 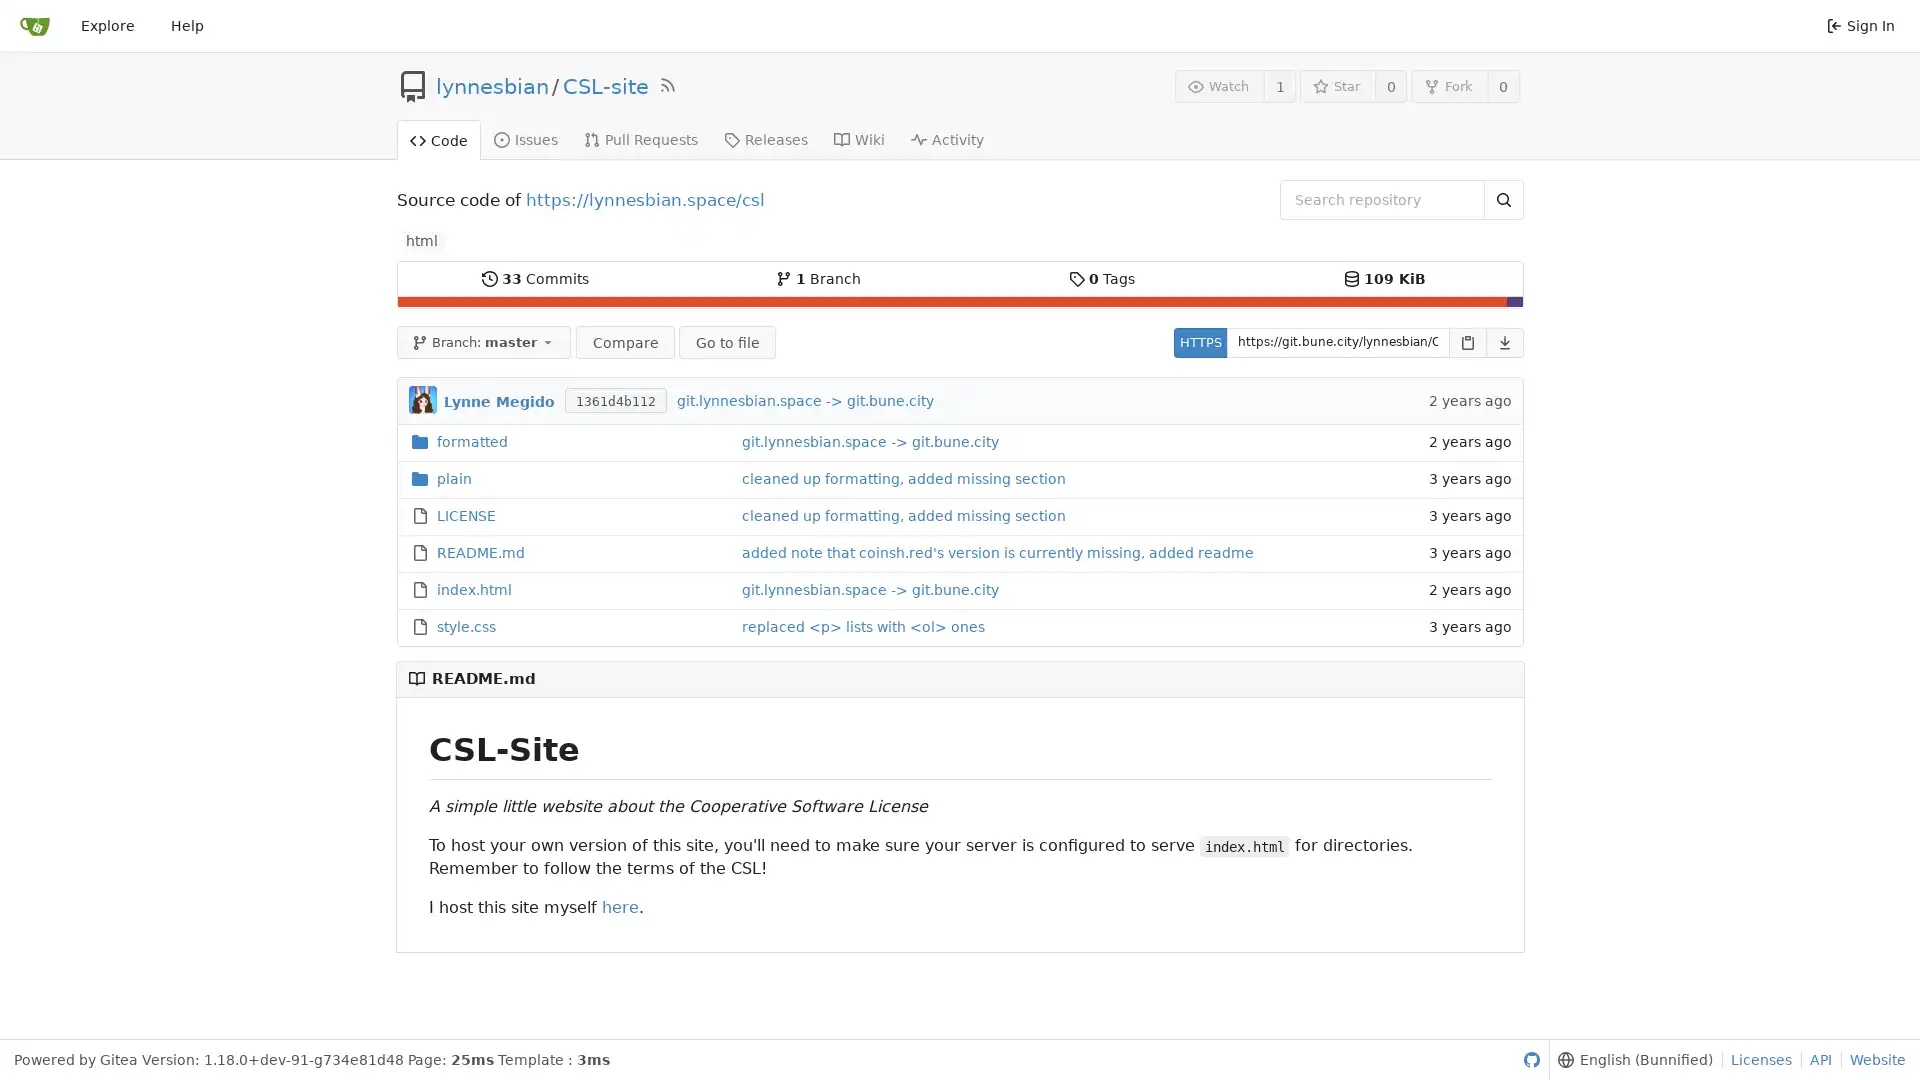 I want to click on Watch, so click(x=1218, y=85).